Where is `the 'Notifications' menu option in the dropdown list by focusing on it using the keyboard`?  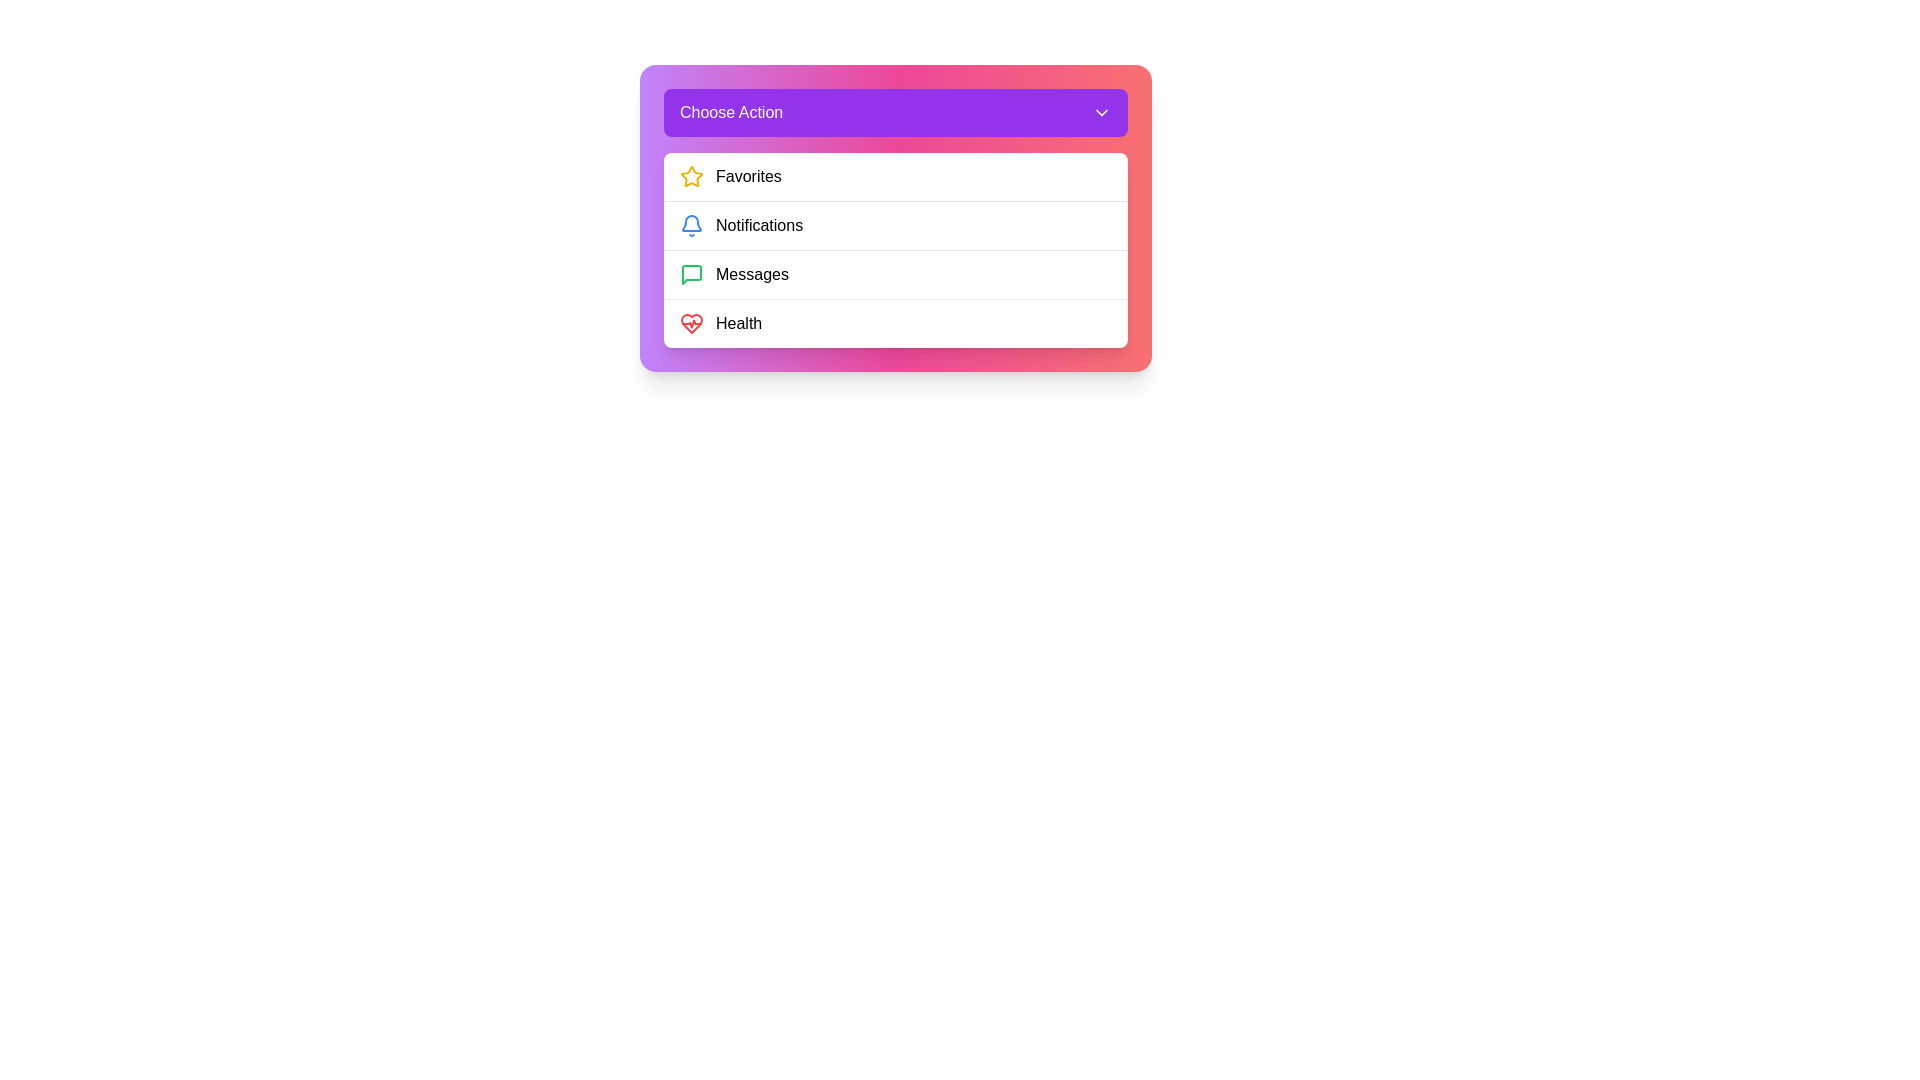
the 'Notifications' menu option in the dropdown list by focusing on it using the keyboard is located at coordinates (895, 224).